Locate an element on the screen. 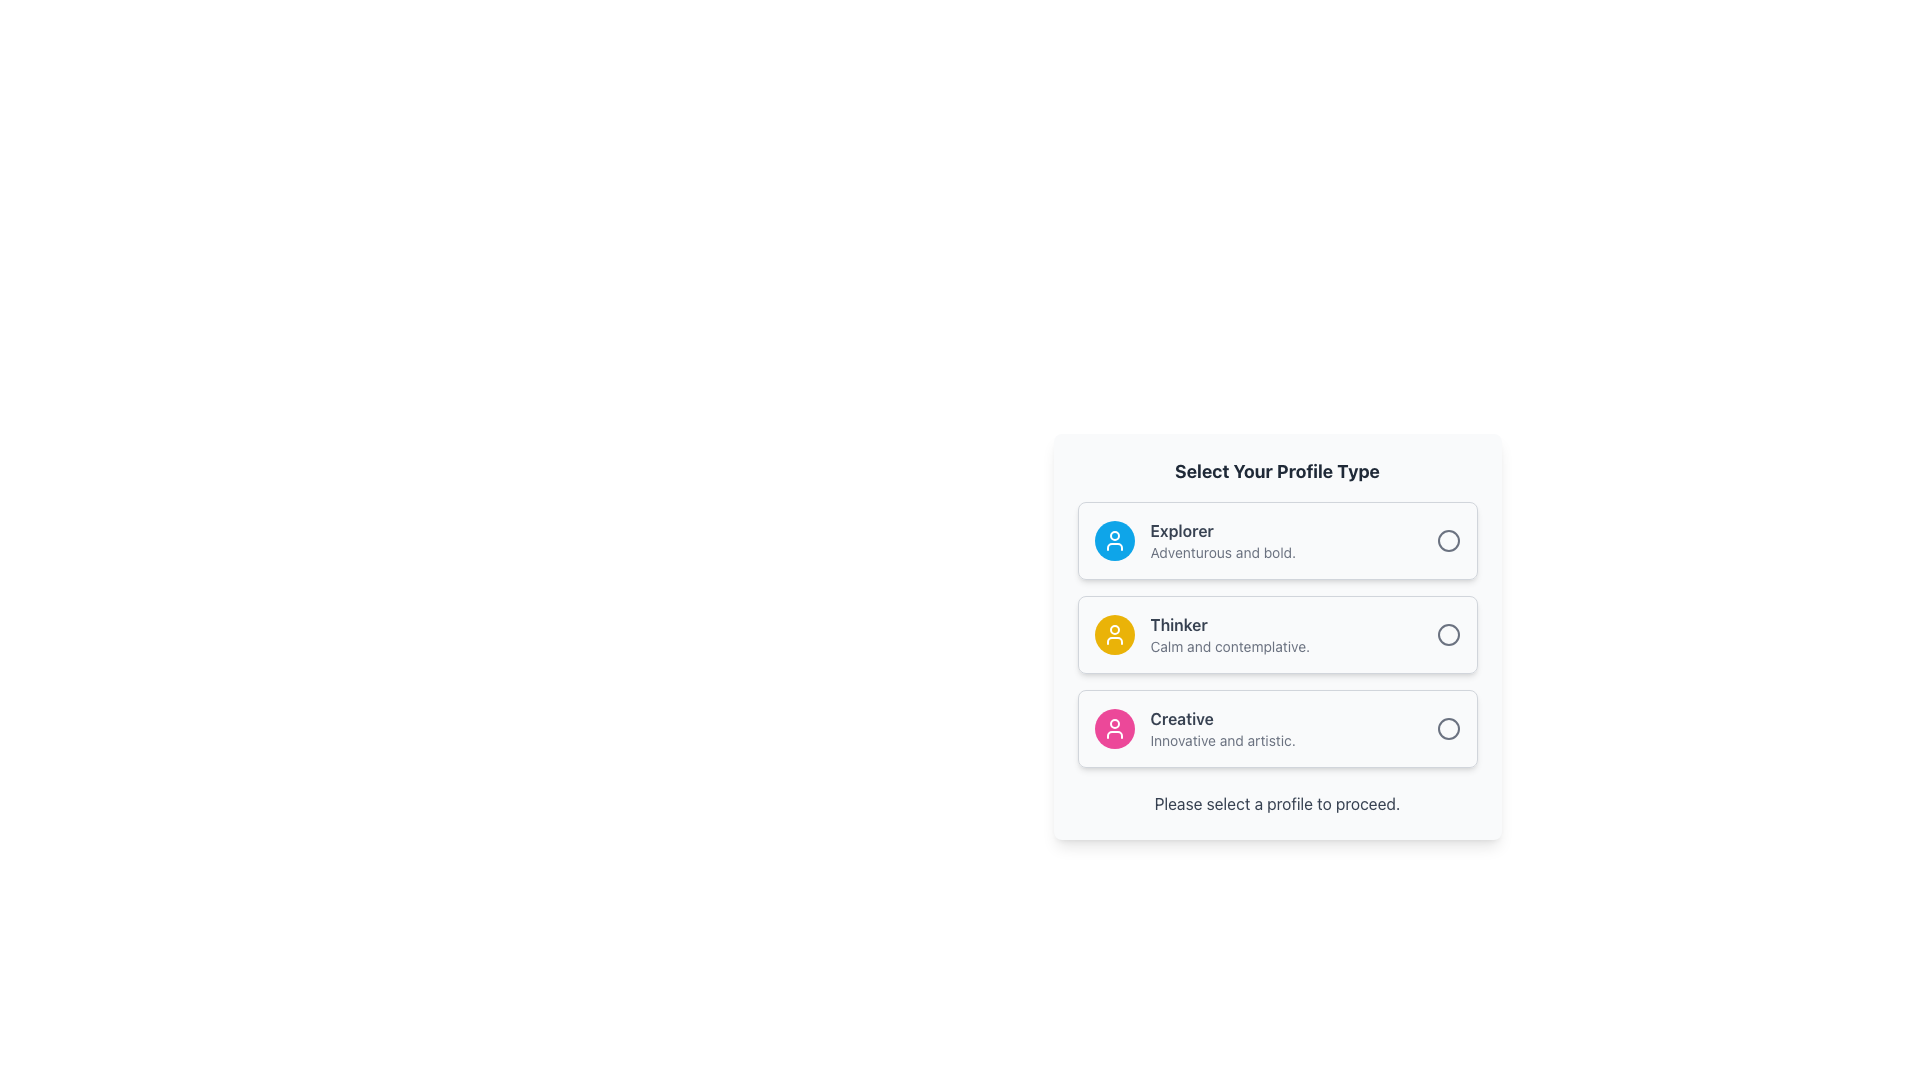  the circular SVG element with a gray outline located next to the 'Explorer' text in the first selection card of profile types is located at coordinates (1448, 540).